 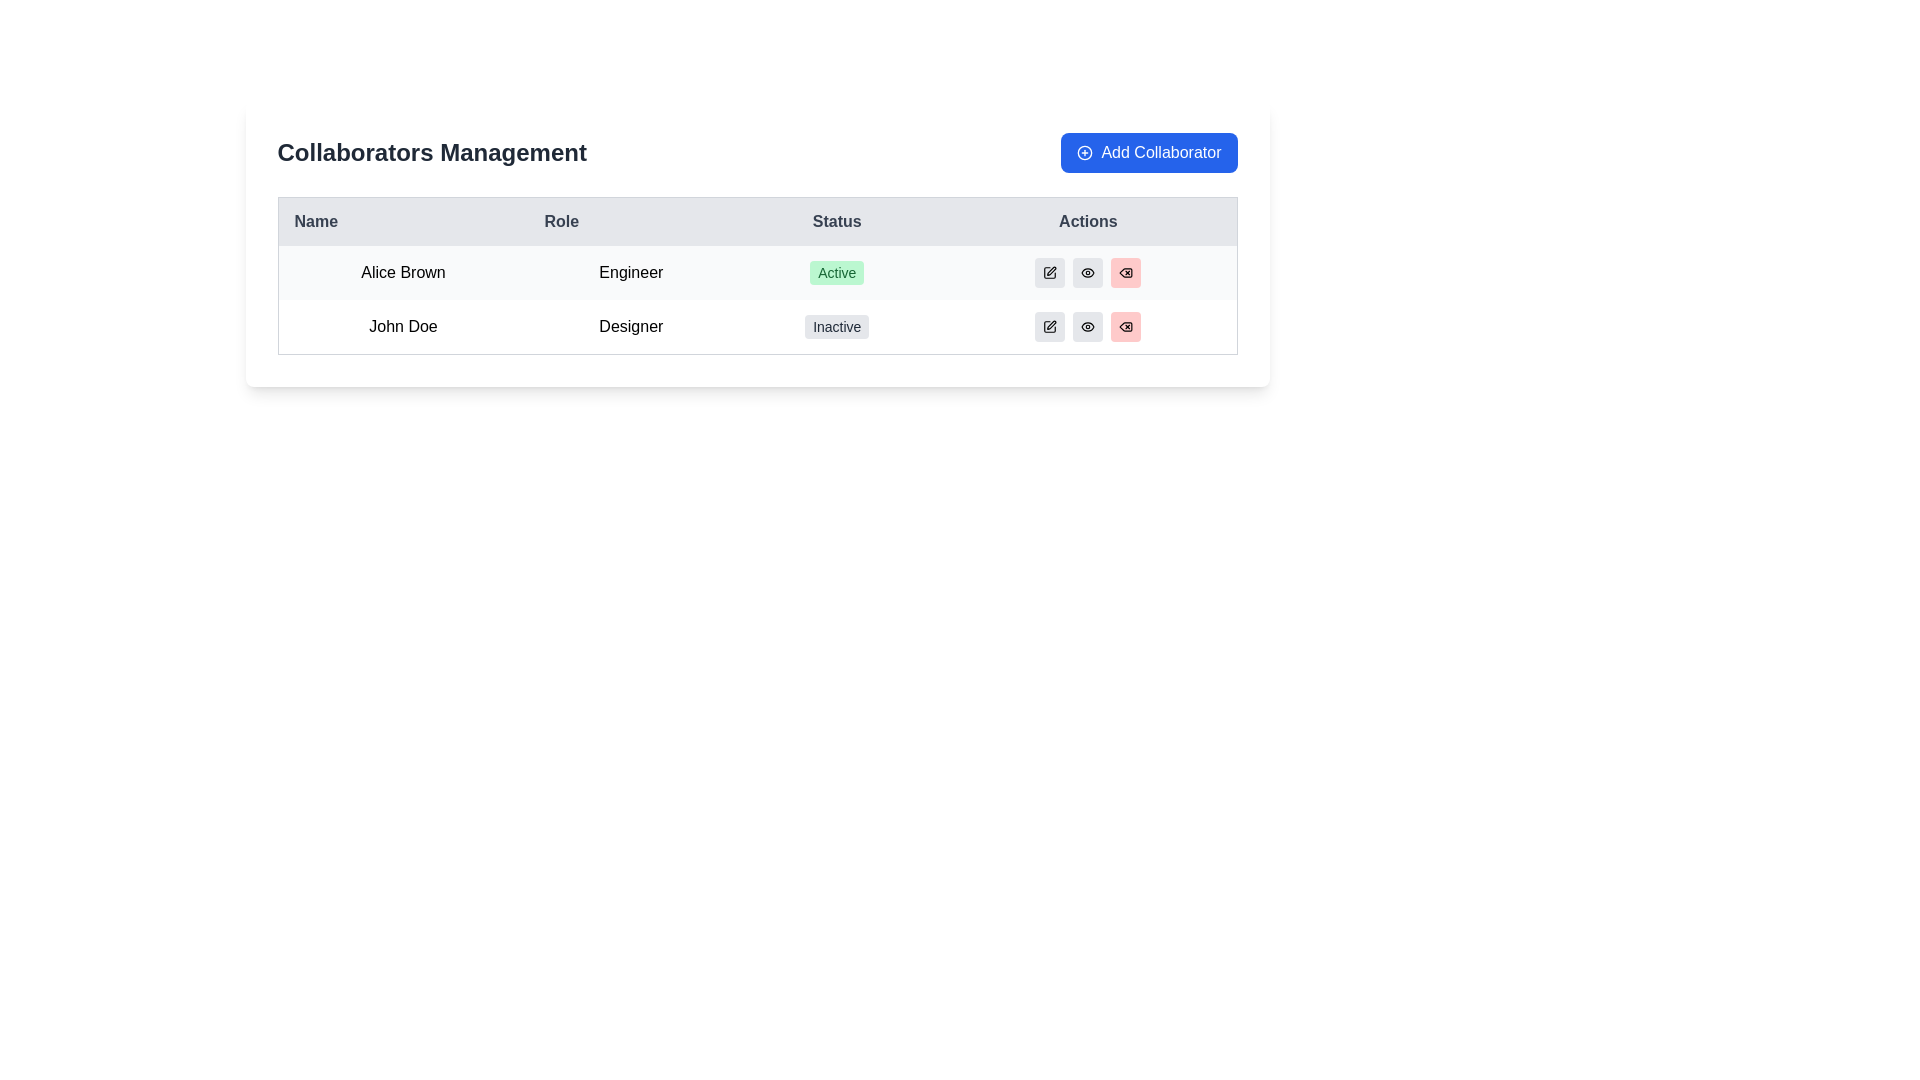 I want to click on the eye icon in the 'Actions' column of the table row for 'Alice Brown', so click(x=1087, y=273).